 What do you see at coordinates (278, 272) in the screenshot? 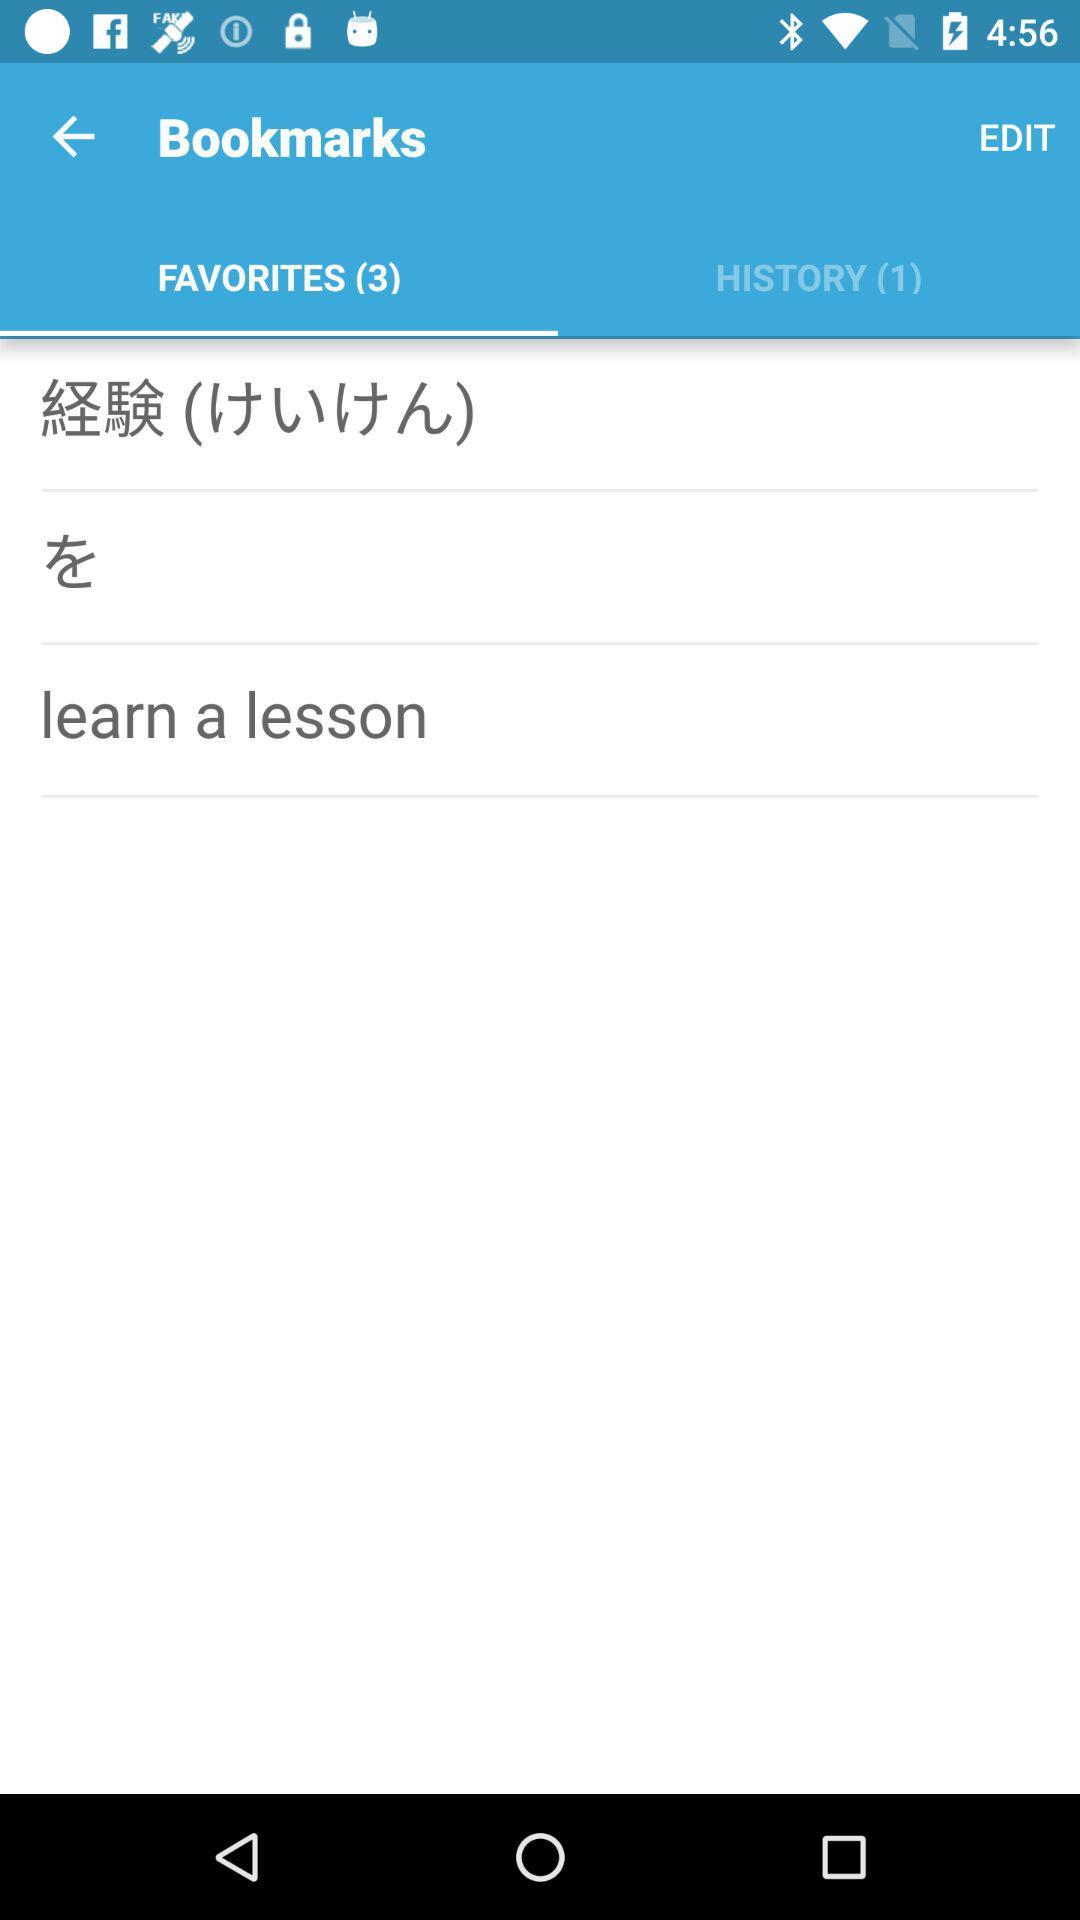
I see `favorites (3) icon` at bounding box center [278, 272].